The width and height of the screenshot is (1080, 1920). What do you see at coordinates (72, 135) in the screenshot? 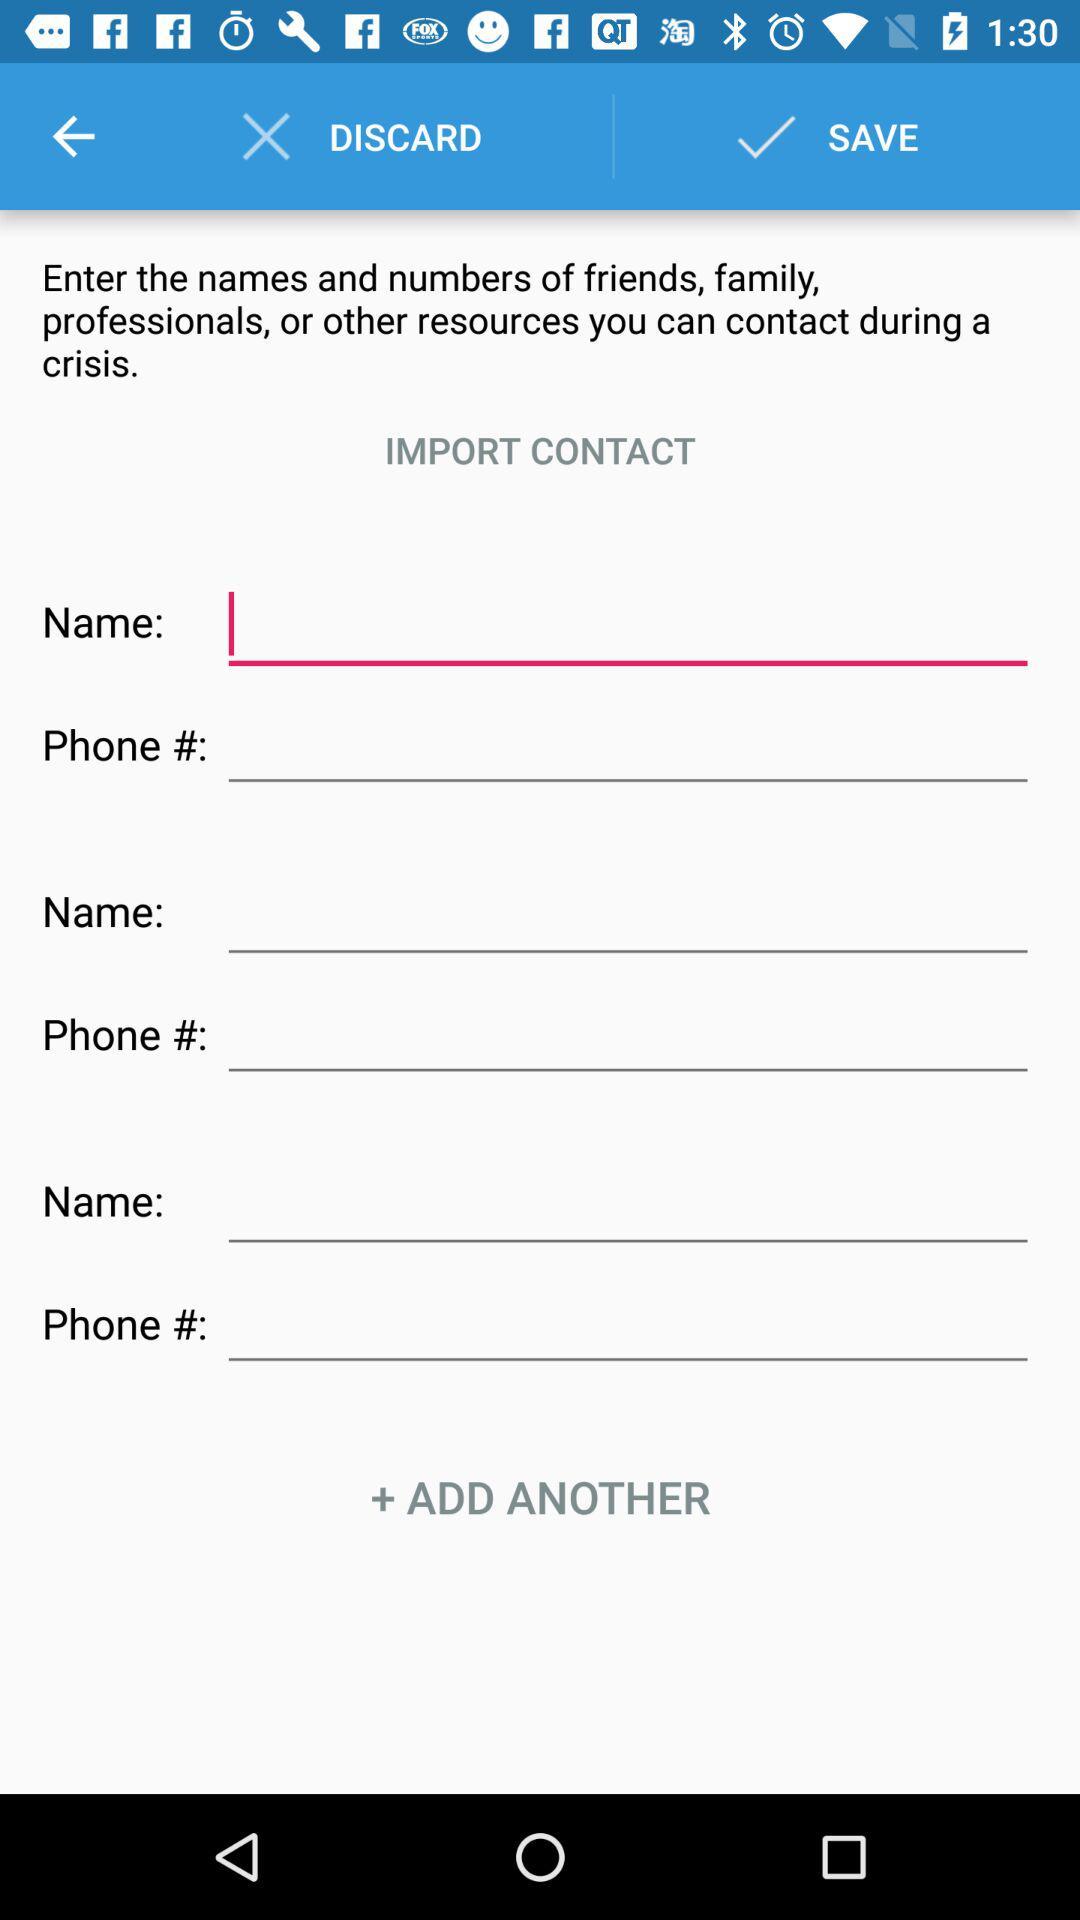
I see `the icon next to discard item` at bounding box center [72, 135].